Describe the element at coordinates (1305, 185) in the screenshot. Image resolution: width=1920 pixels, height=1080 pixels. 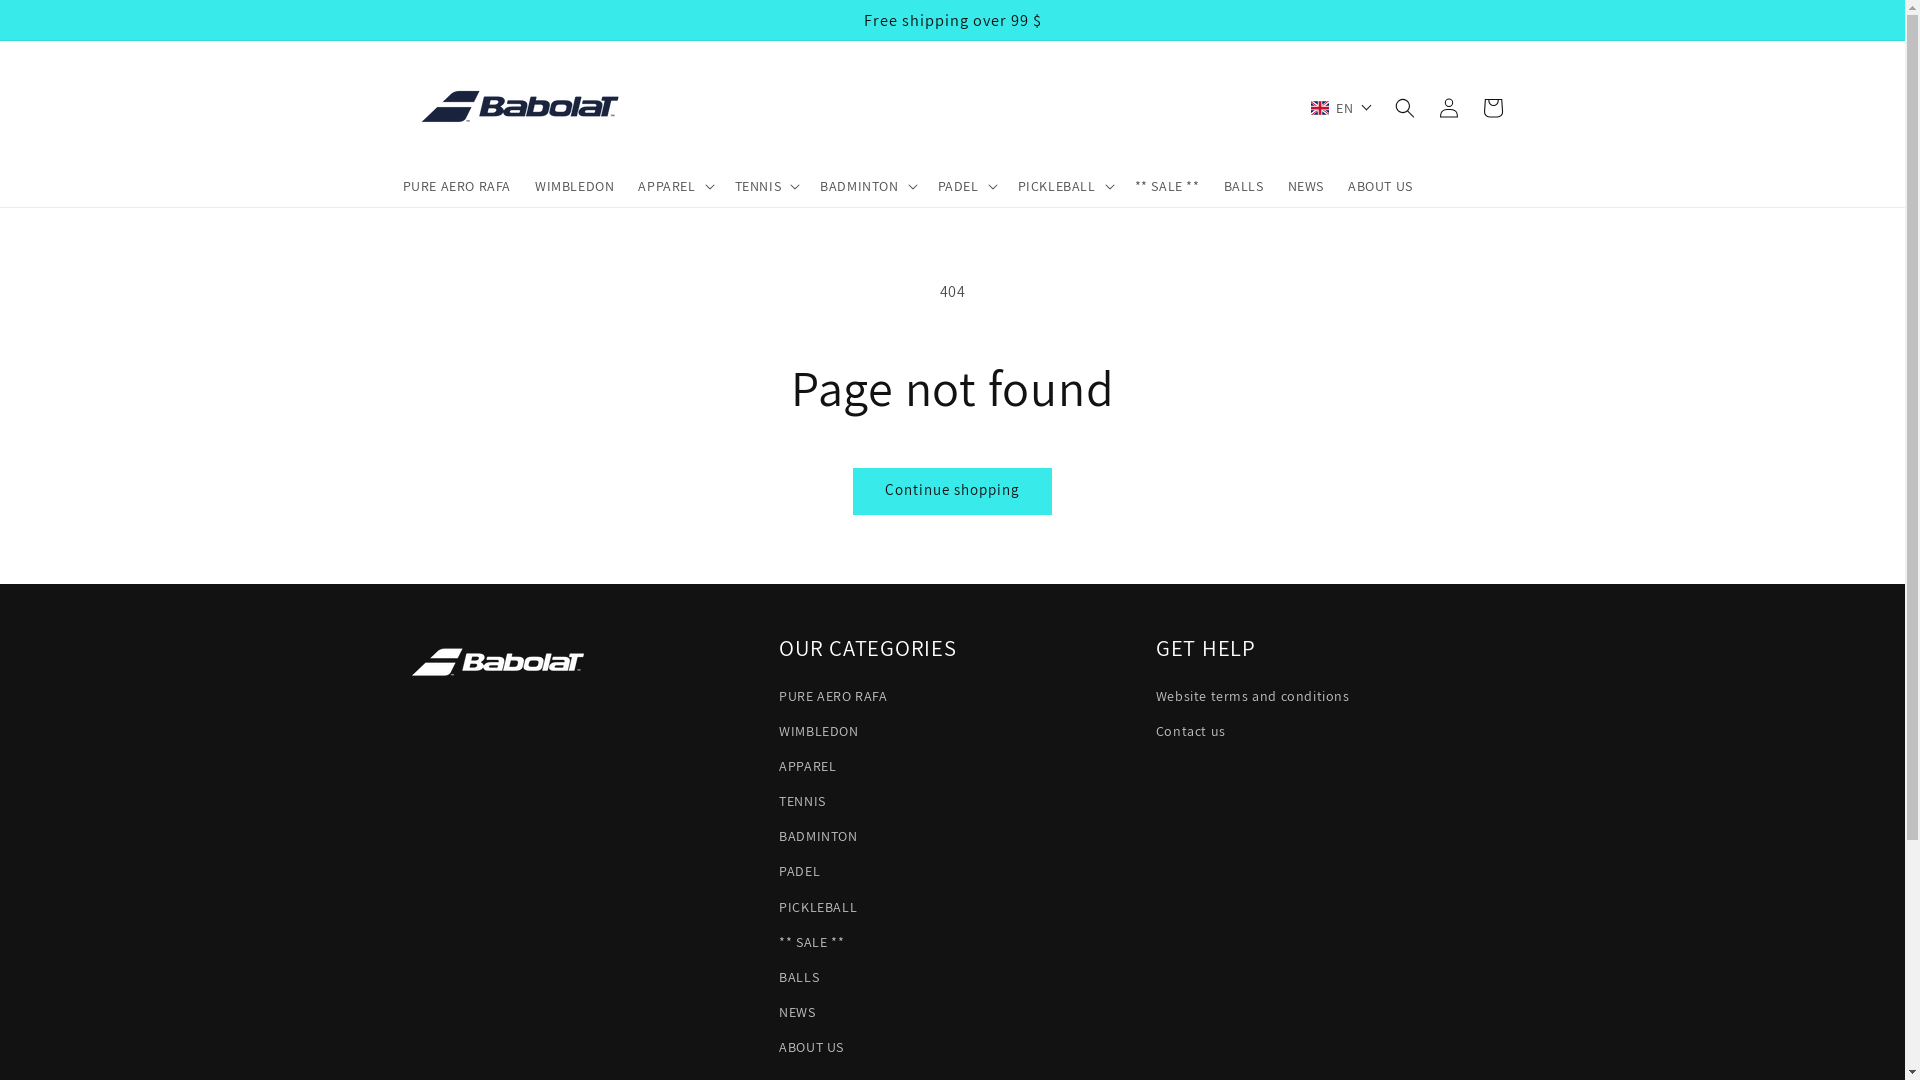
I see `'NEWS'` at that location.